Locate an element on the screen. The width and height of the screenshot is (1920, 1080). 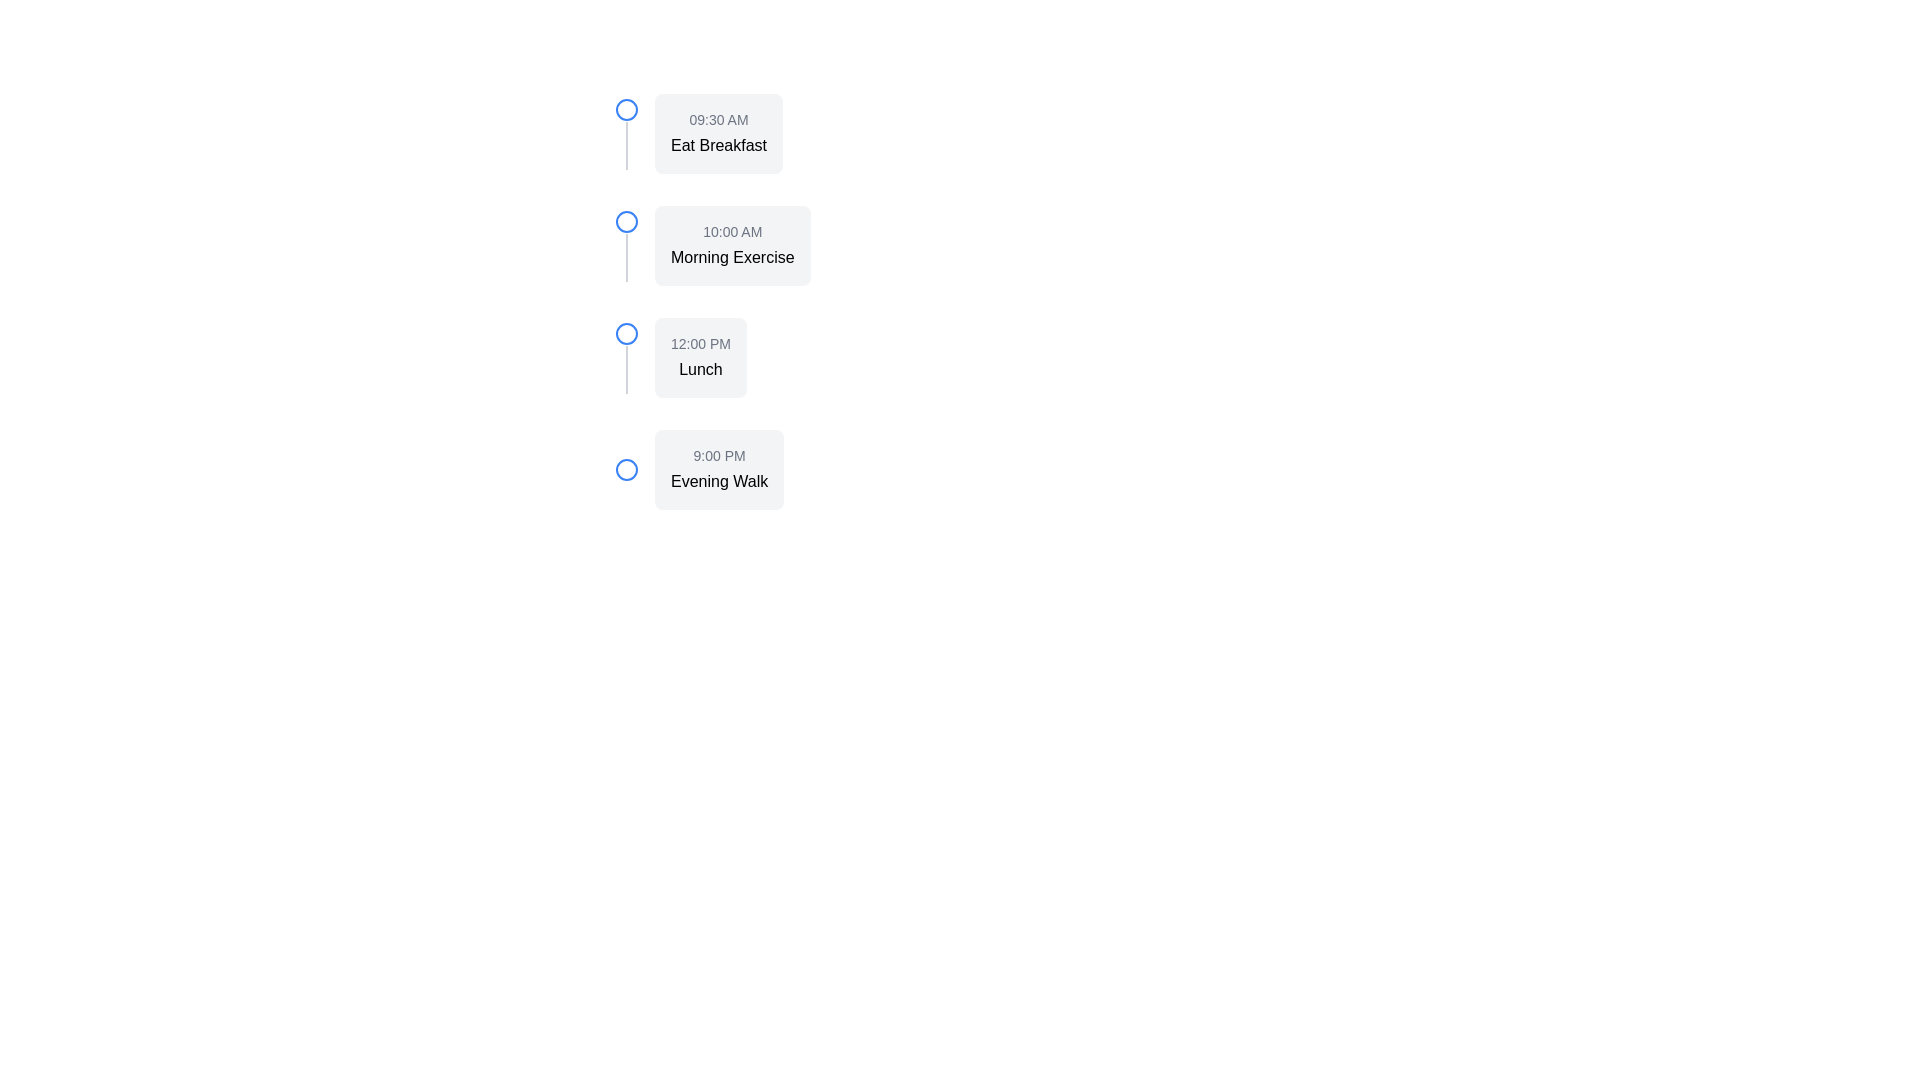
the third circle in the vertical timeline that indicates the '12:00 PM Lunch' event is located at coordinates (626, 333).